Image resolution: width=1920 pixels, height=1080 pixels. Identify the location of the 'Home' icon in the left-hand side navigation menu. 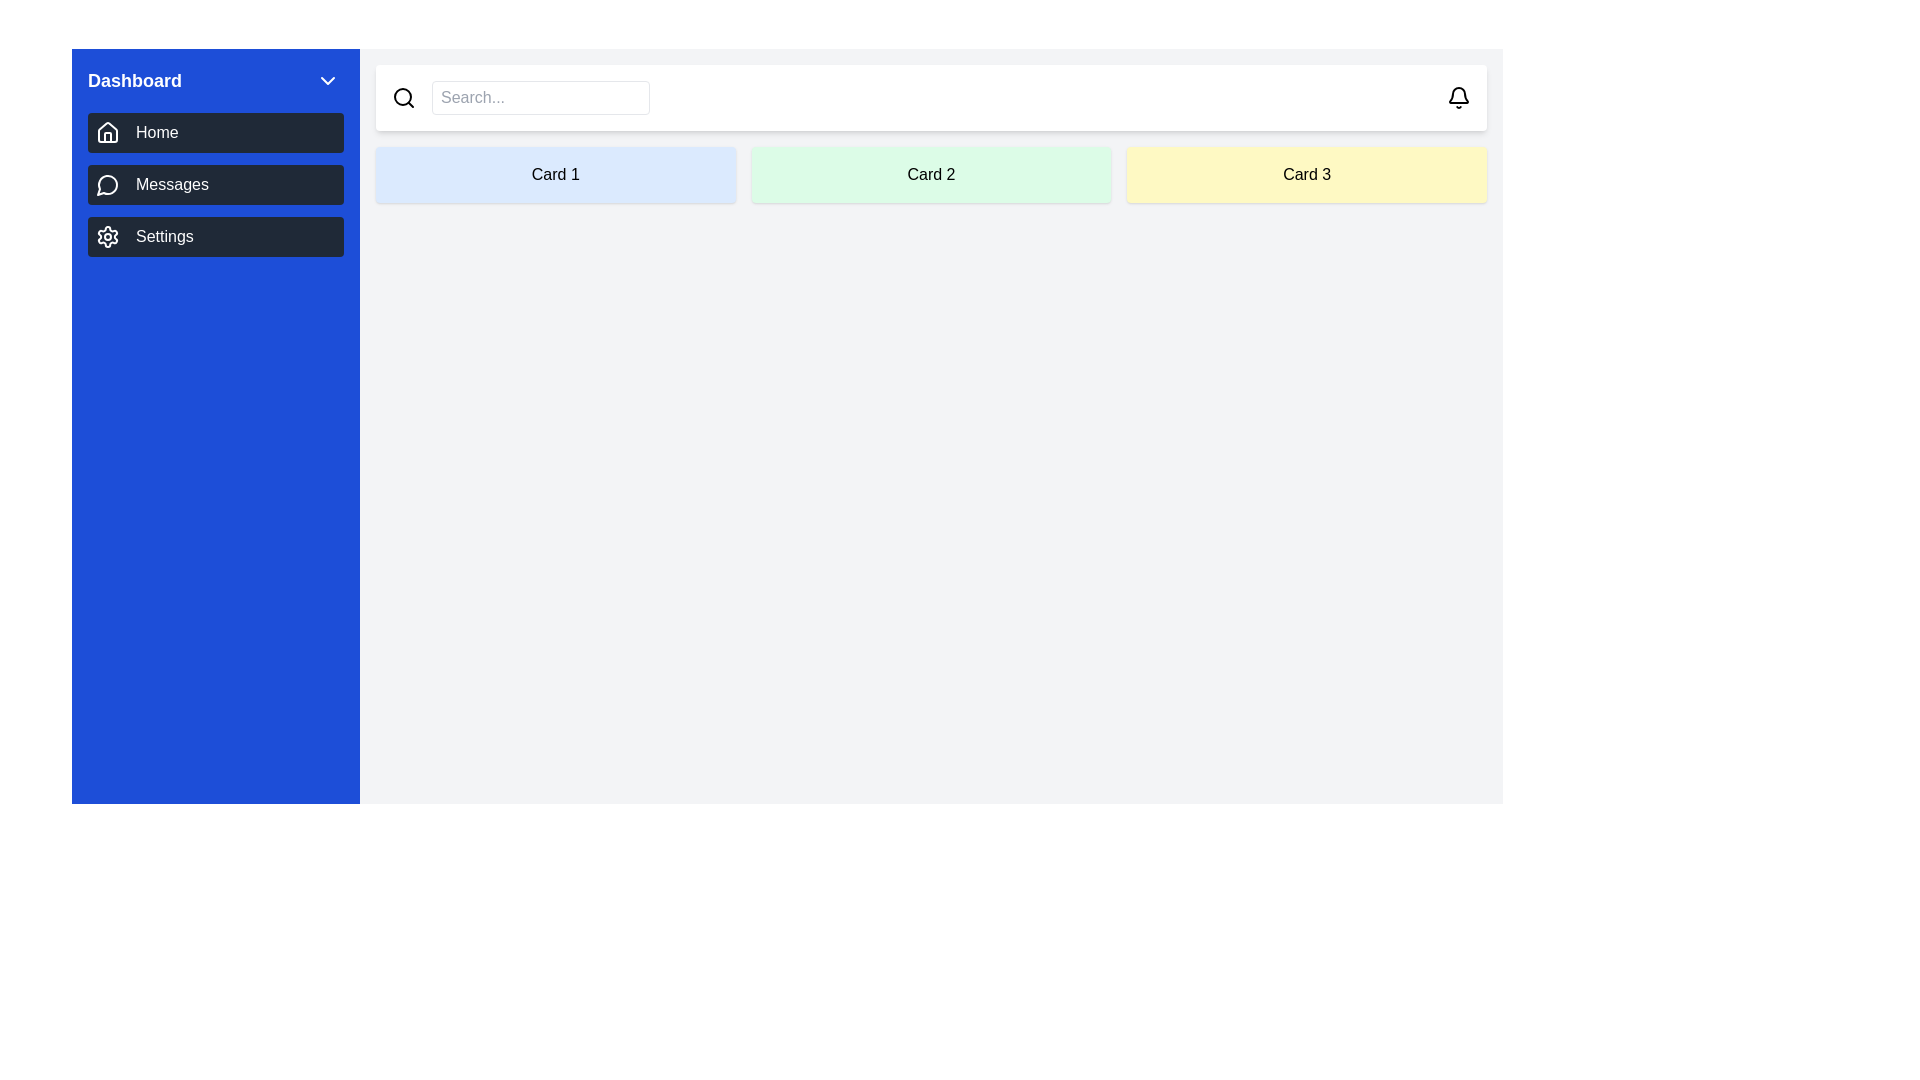
(107, 131).